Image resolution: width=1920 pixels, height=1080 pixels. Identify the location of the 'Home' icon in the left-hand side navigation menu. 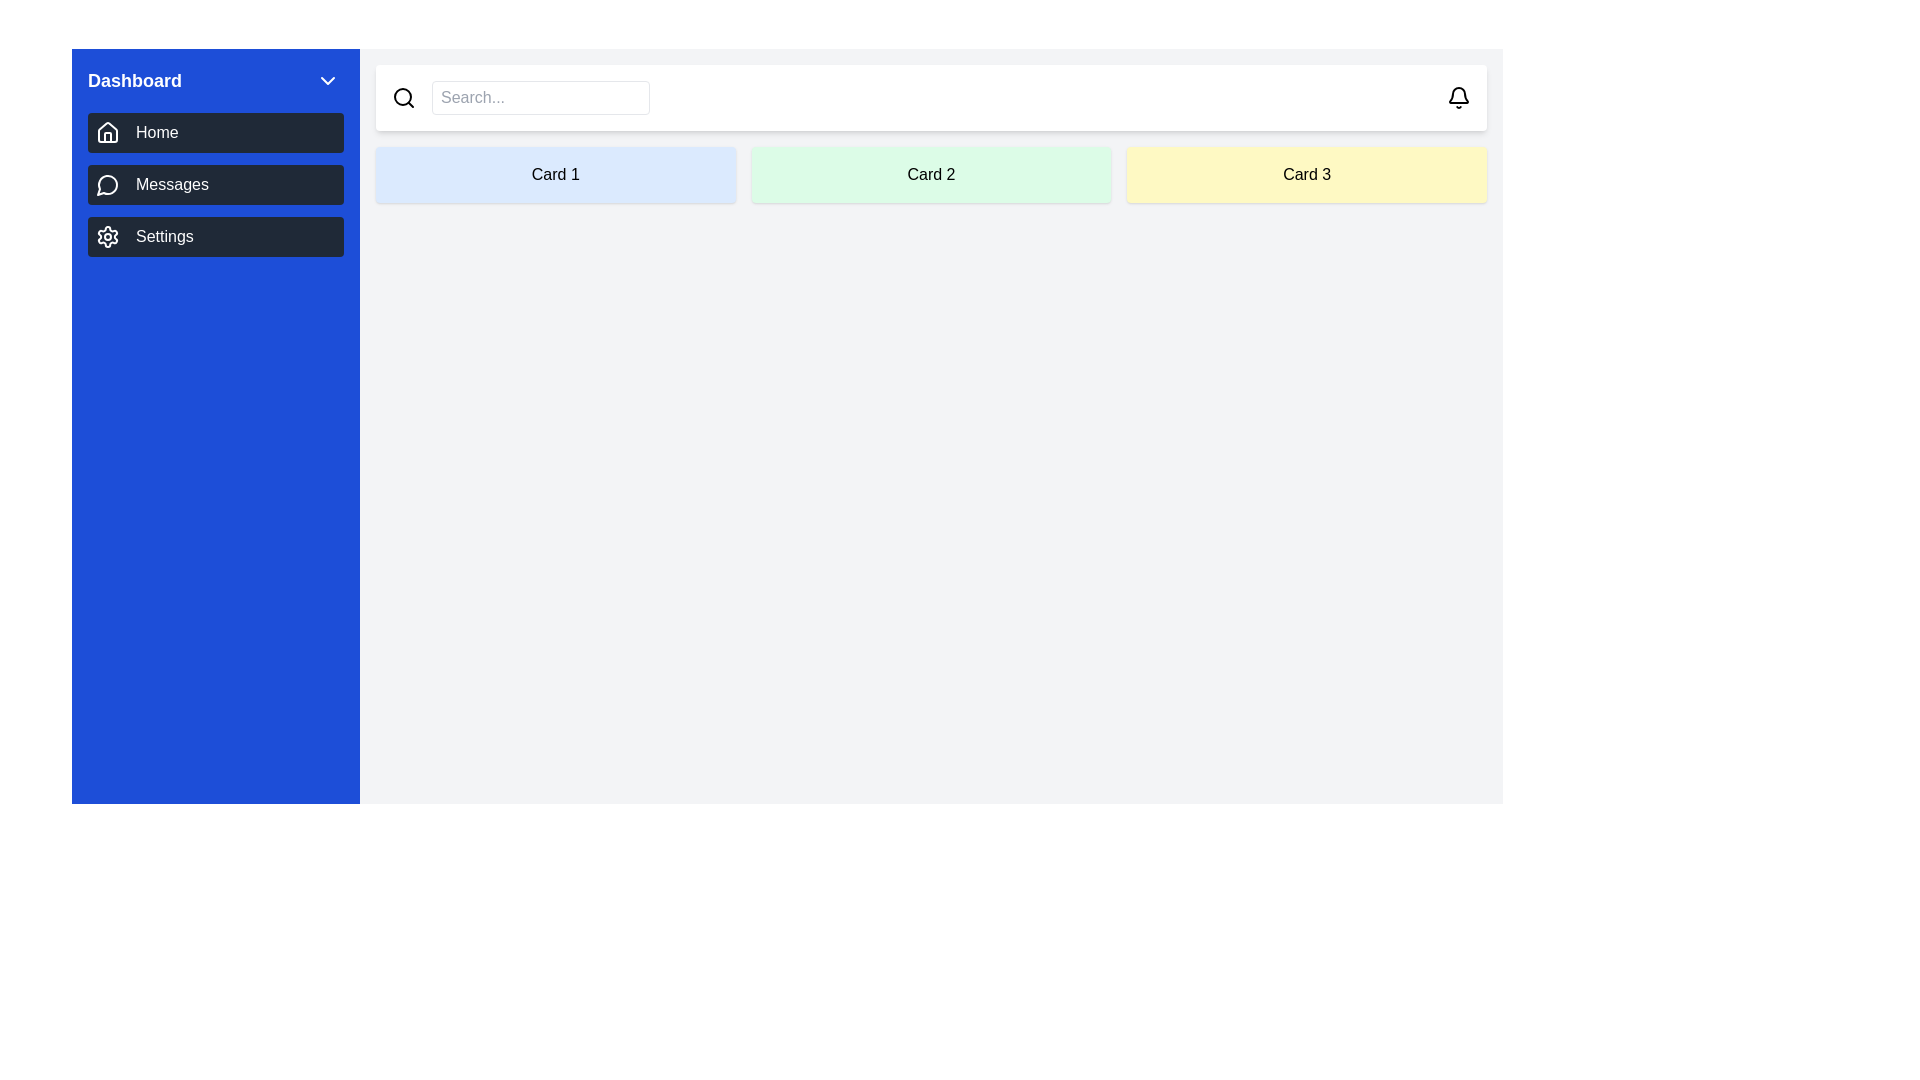
(107, 131).